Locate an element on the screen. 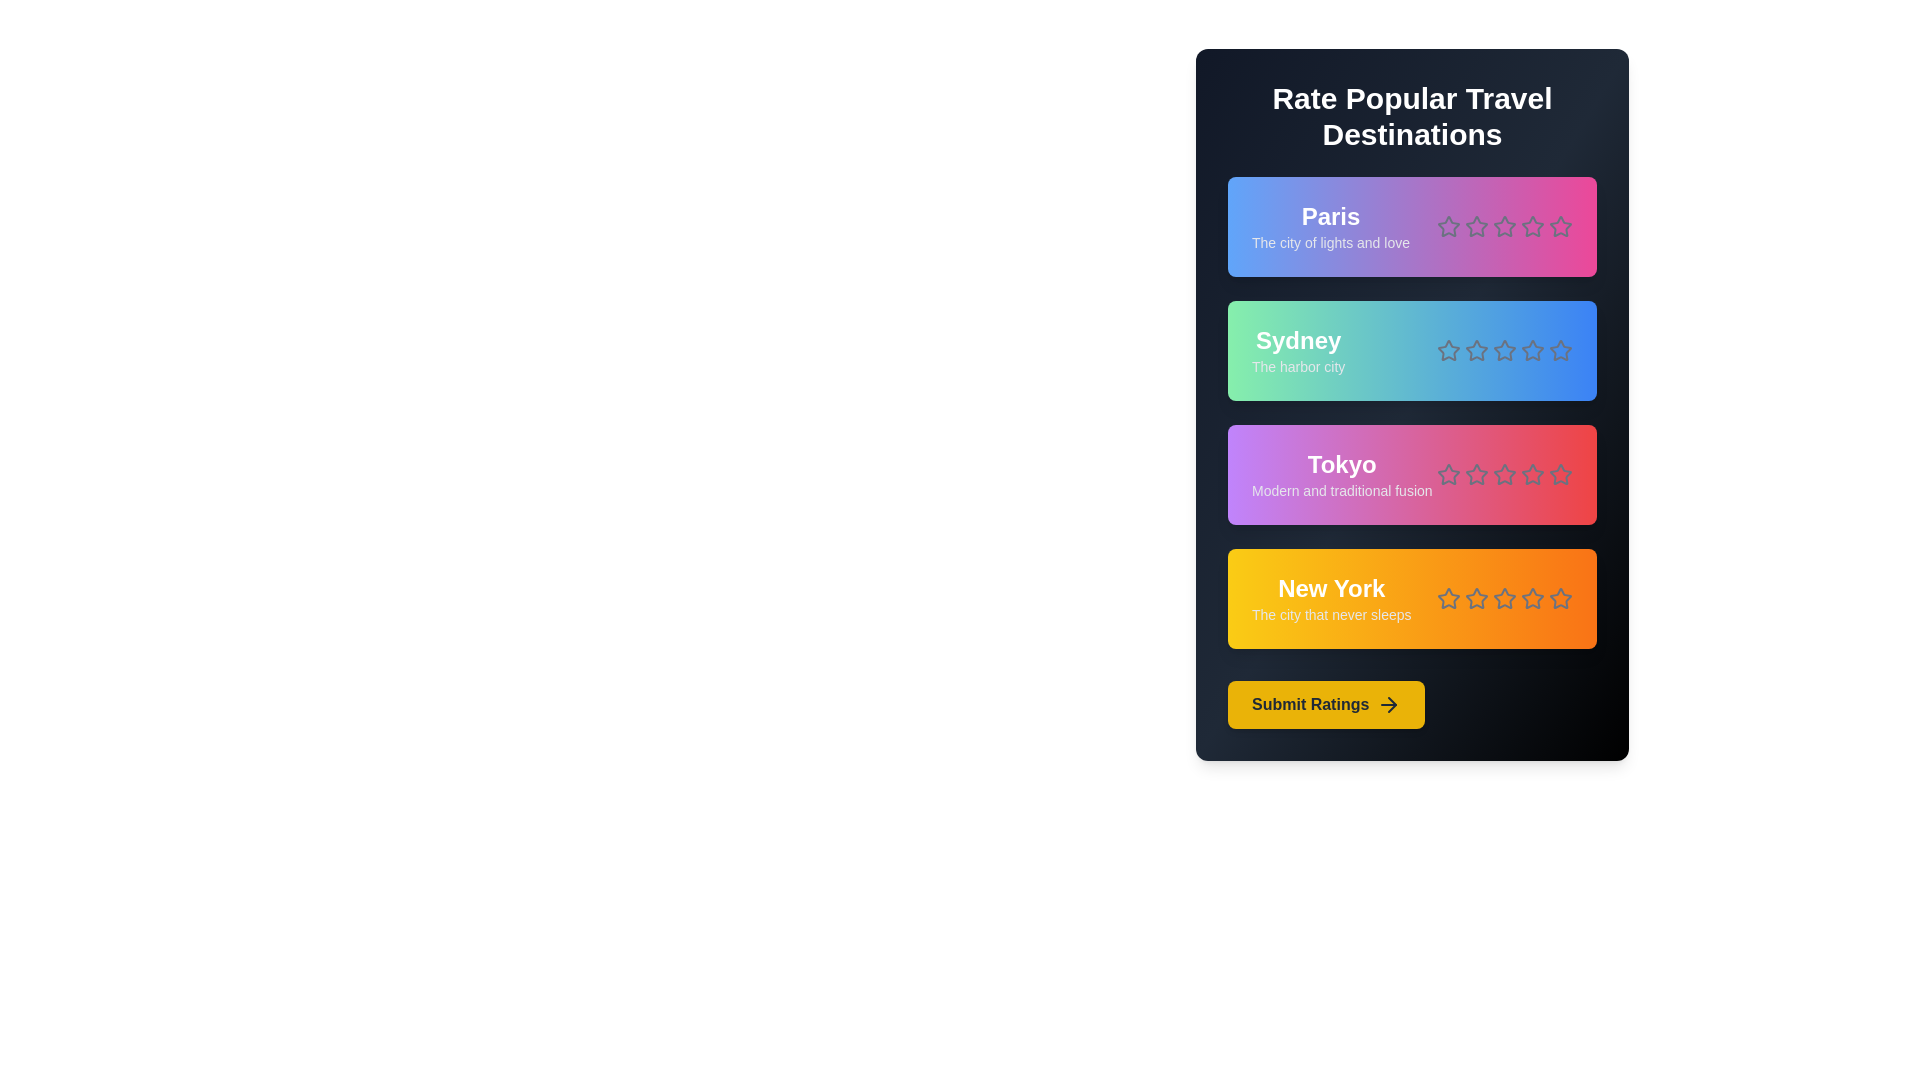  the rating for a destination to 4 stars is located at coordinates (1531, 226).